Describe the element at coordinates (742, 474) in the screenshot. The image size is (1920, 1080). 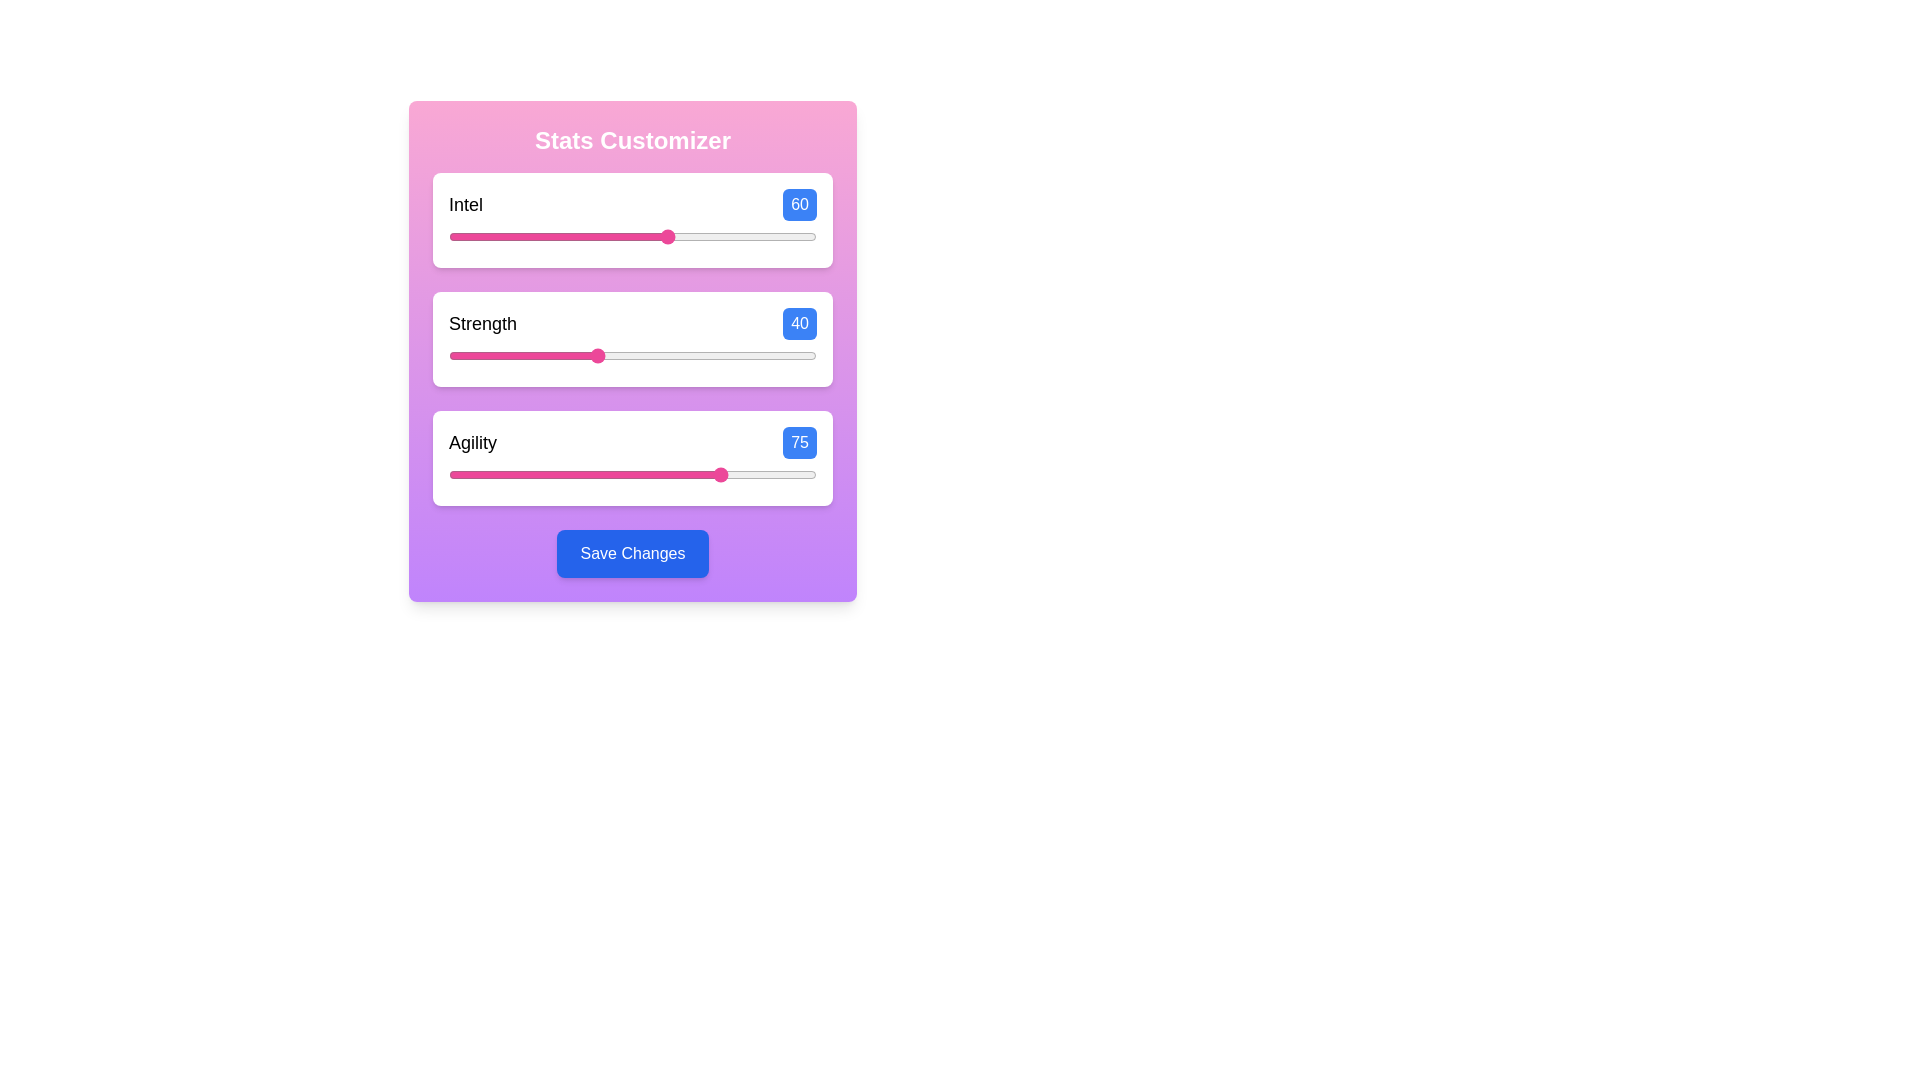
I see `the agility level` at that location.